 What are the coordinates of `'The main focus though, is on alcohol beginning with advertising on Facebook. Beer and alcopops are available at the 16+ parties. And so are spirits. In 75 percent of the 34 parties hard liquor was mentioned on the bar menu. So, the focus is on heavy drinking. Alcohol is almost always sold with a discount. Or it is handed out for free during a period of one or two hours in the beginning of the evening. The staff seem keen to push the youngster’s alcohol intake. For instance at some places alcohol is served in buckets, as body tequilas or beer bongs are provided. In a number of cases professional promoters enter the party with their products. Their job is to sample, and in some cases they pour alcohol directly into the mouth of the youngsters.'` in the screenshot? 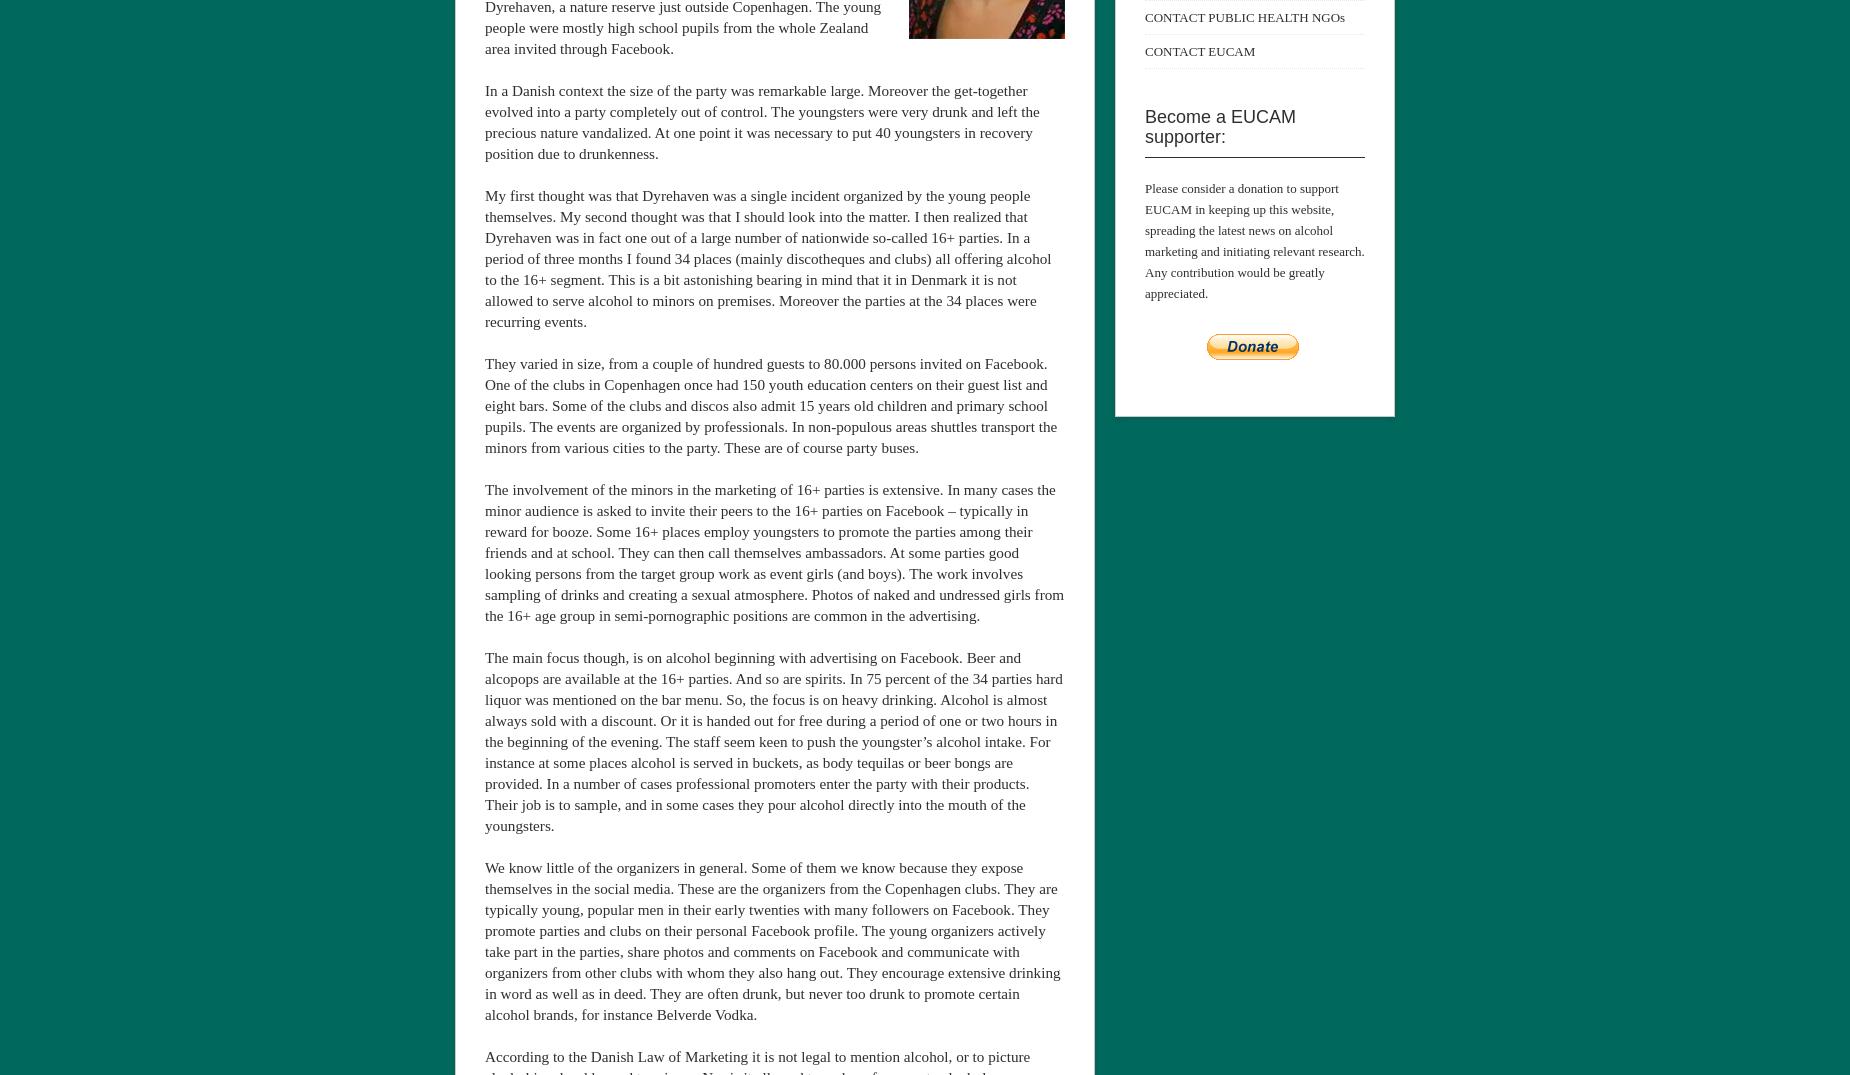 It's located at (773, 740).